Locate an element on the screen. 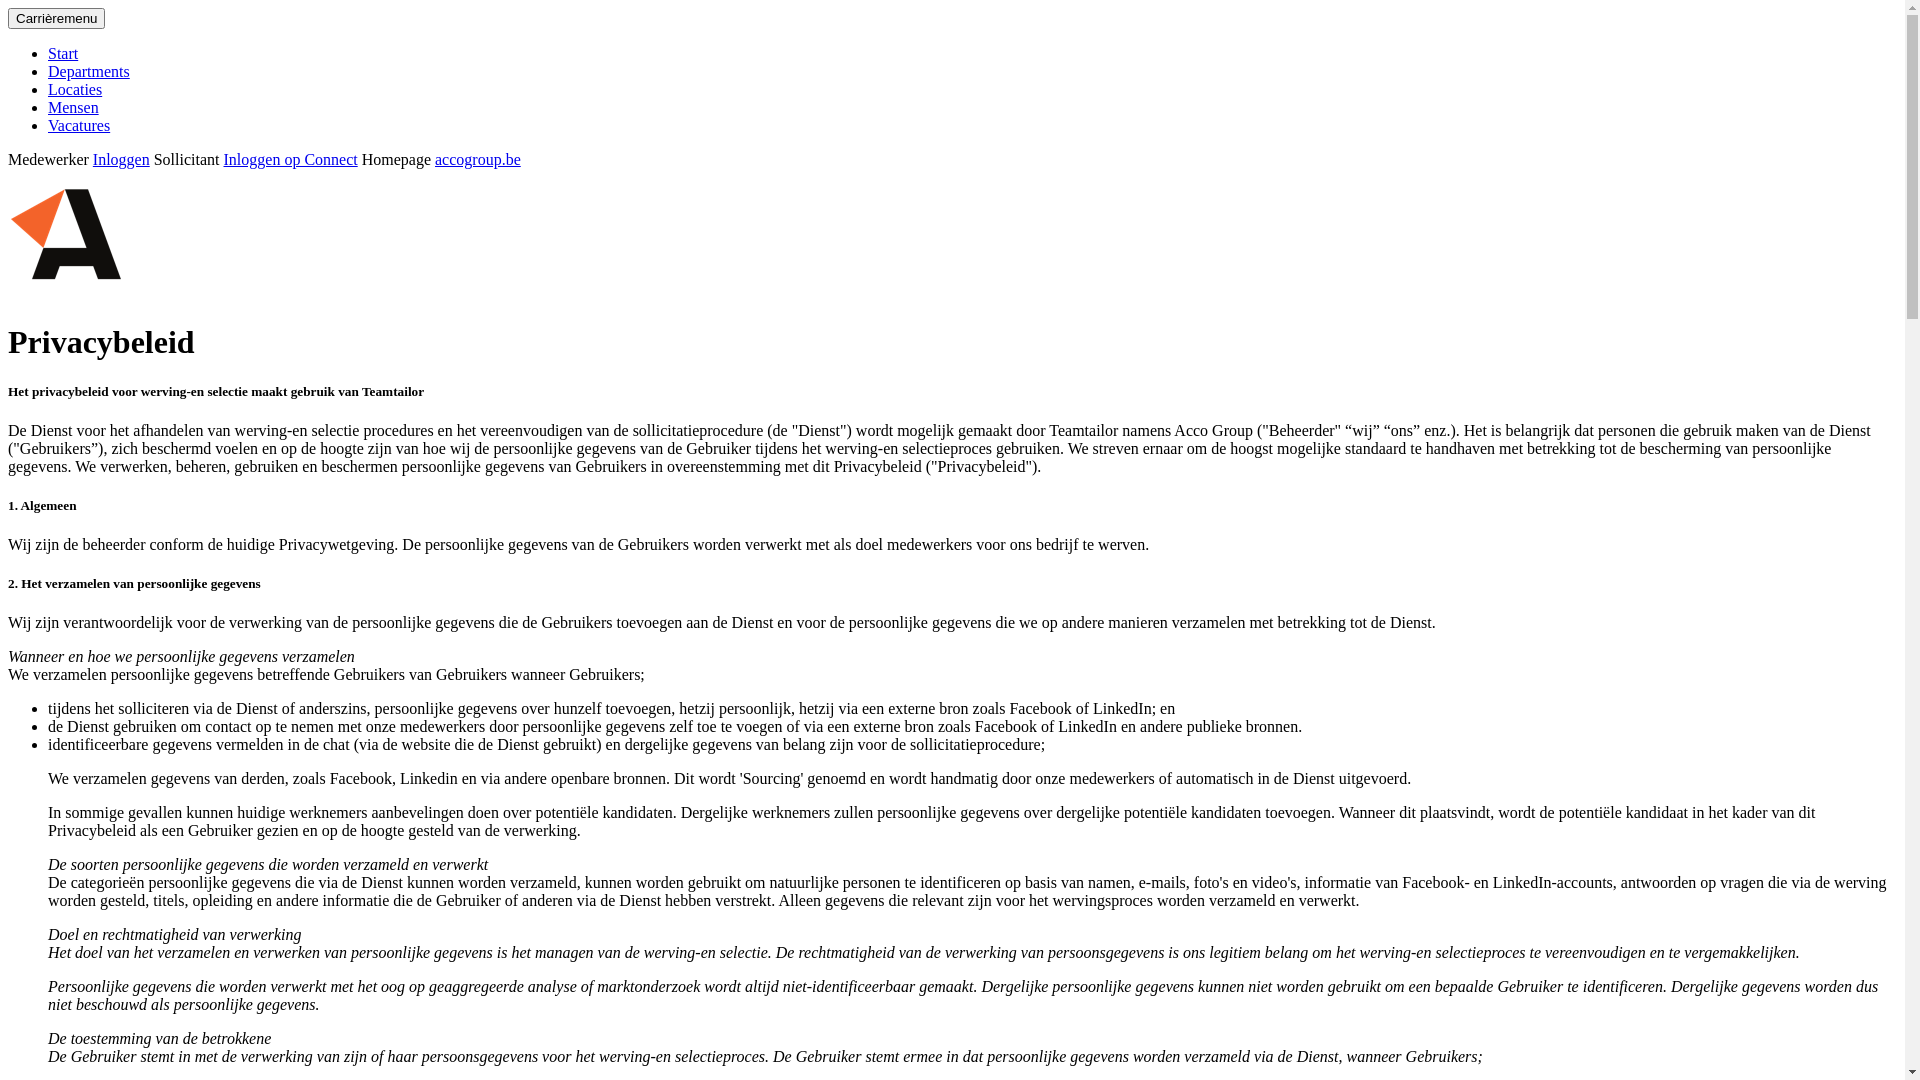 The image size is (1920, 1080). 'Inloggen op Connect' is located at coordinates (290, 158).